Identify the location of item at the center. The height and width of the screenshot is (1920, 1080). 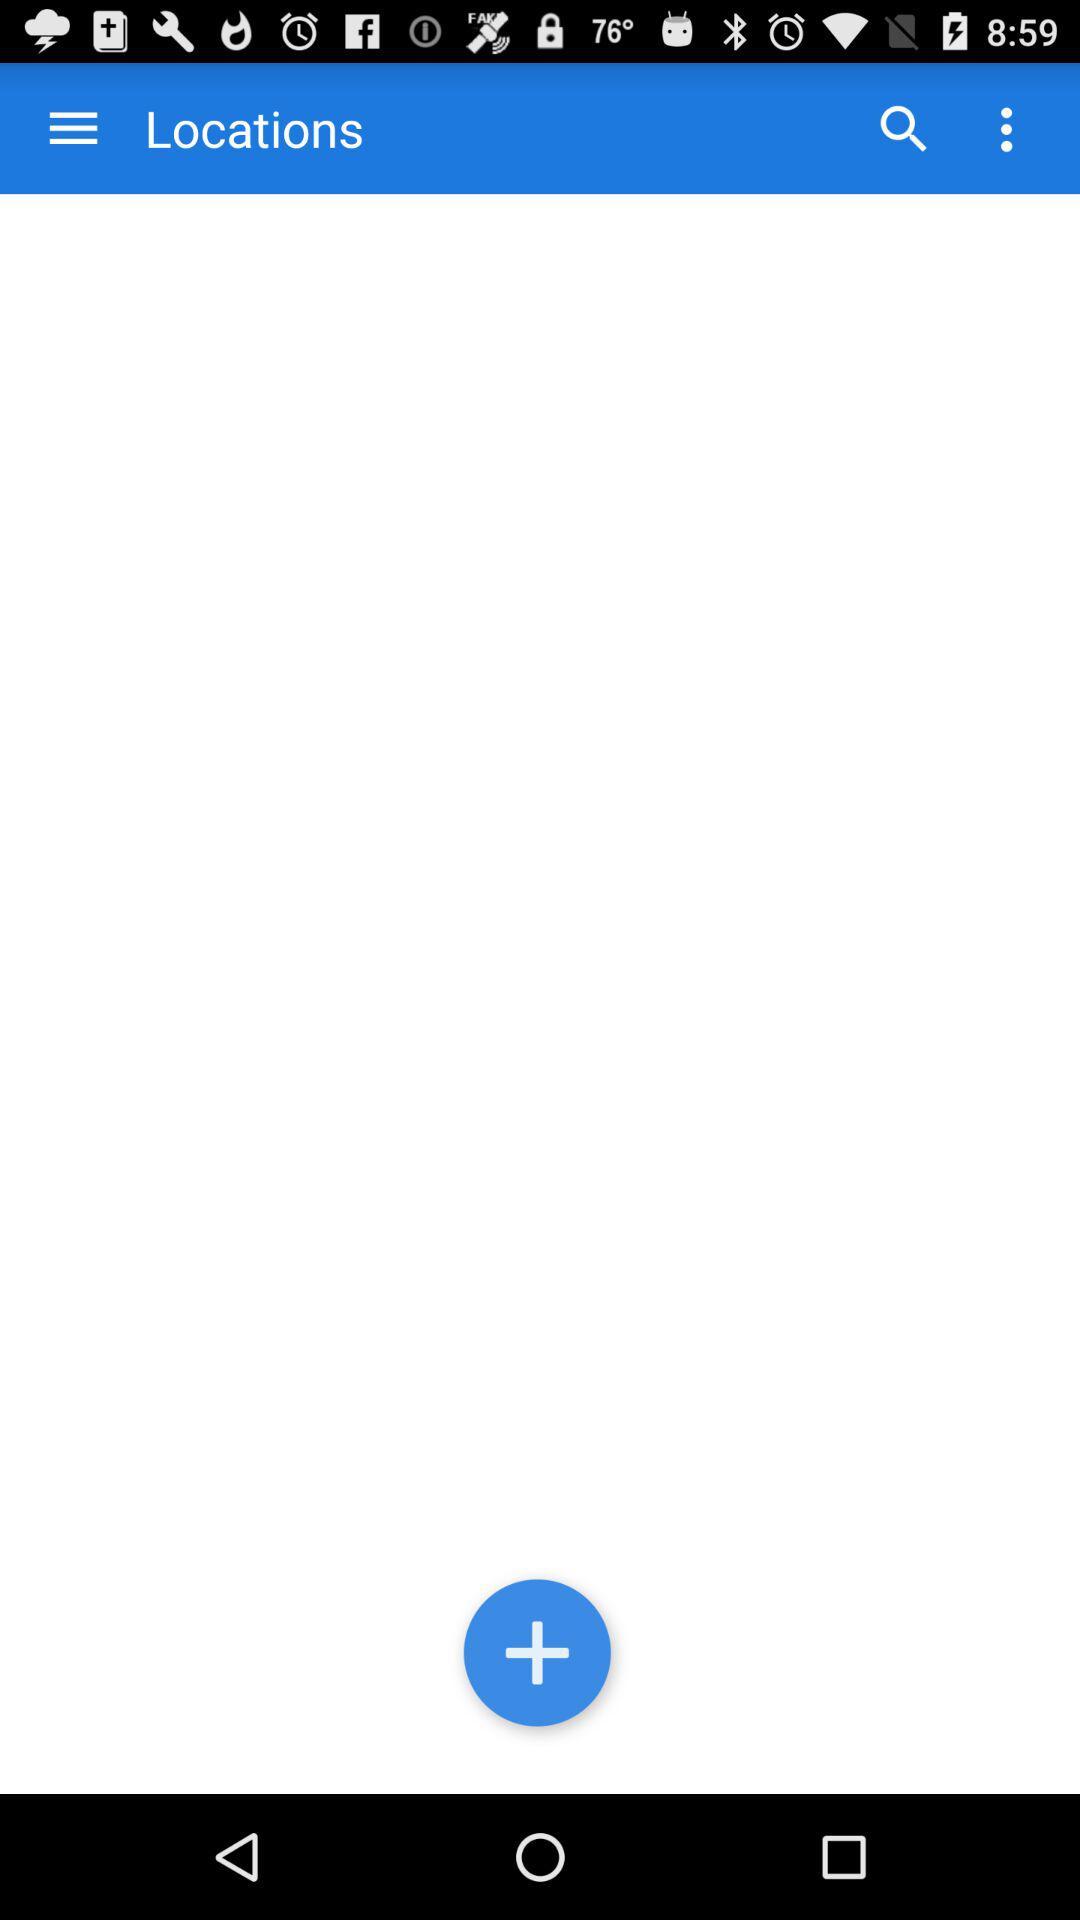
(540, 994).